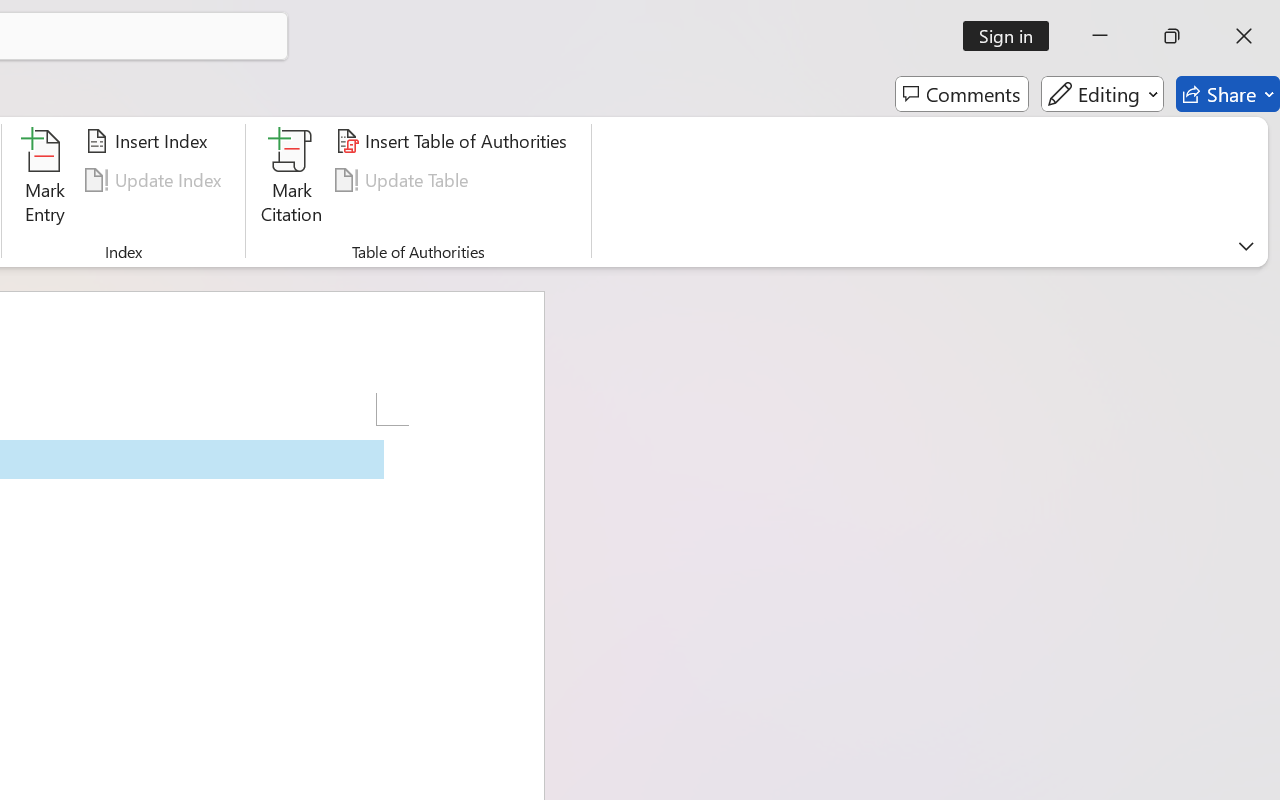 This screenshot has height=800, width=1280. Describe the element at coordinates (44, 179) in the screenshot. I see `'Mark Entry...'` at that location.